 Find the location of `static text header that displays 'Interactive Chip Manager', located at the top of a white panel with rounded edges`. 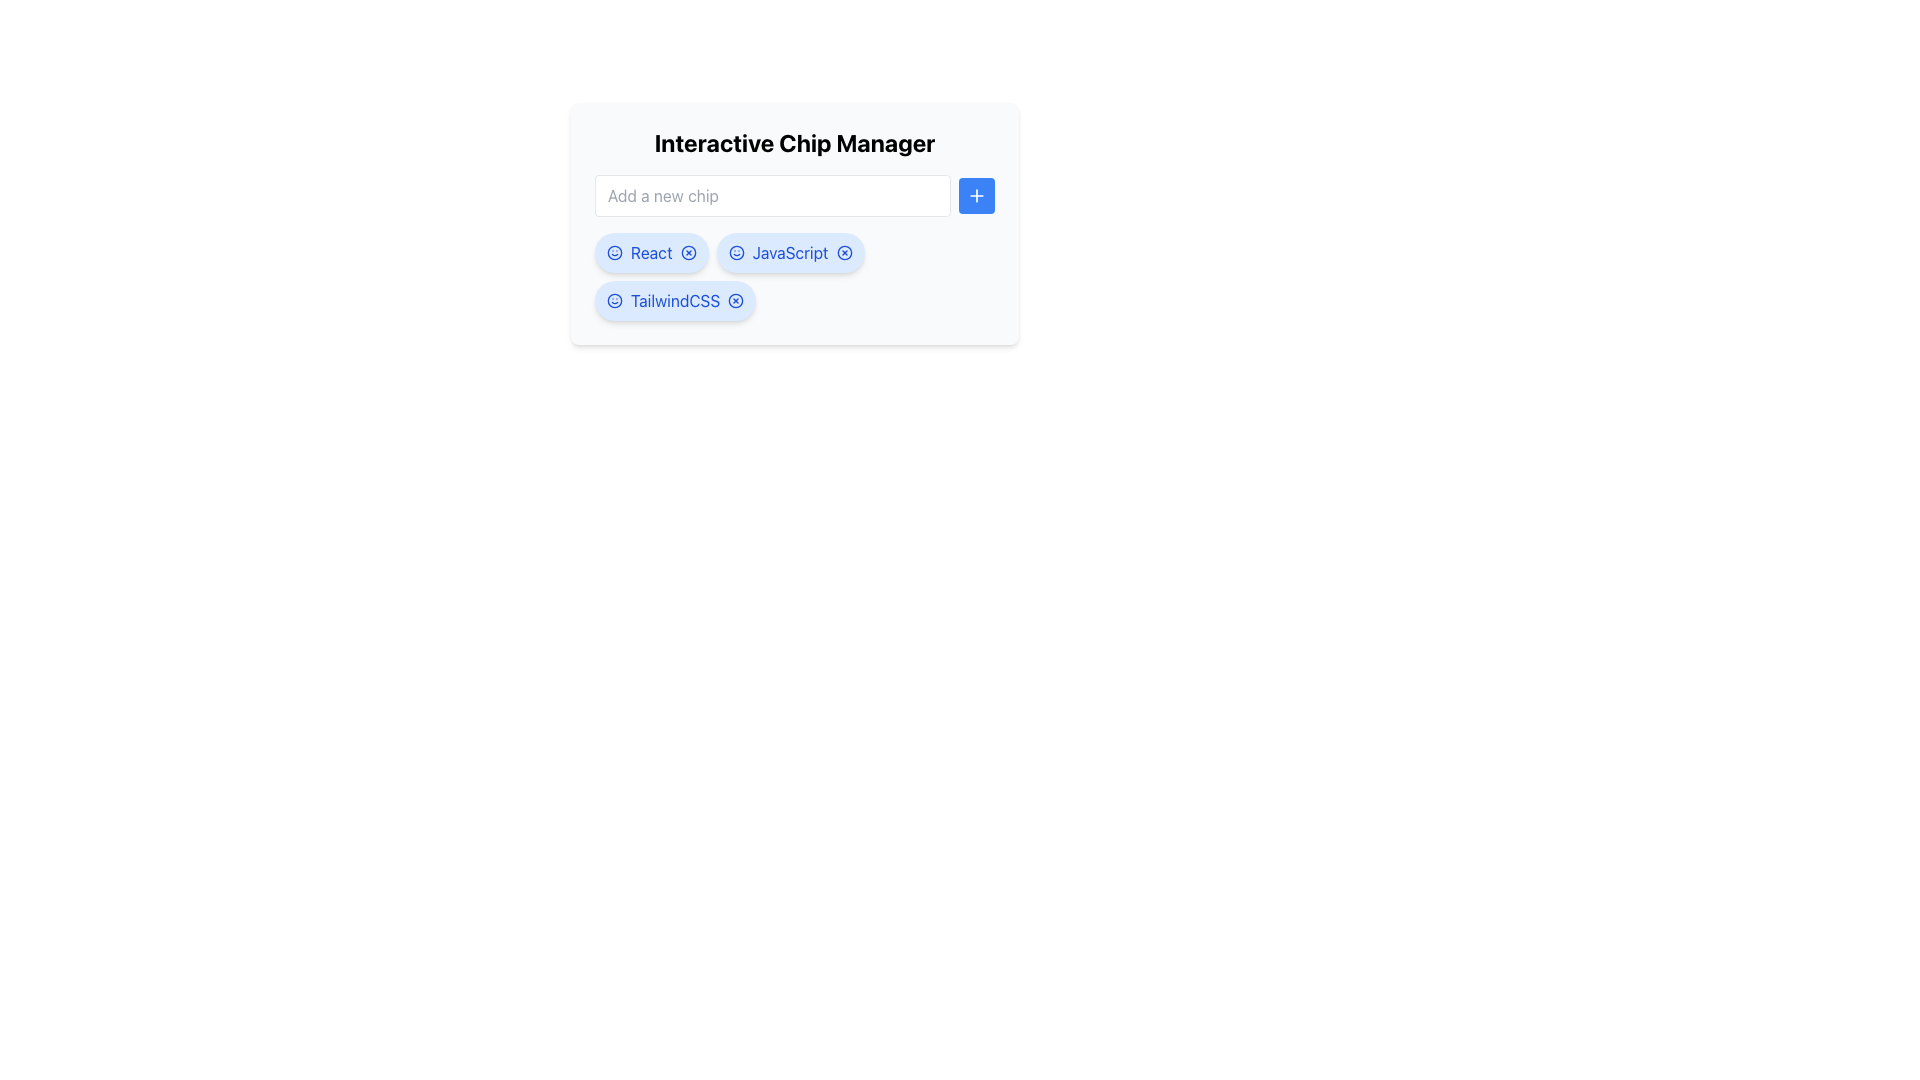

static text header that displays 'Interactive Chip Manager', located at the top of a white panel with rounded edges is located at coordinates (794, 141).